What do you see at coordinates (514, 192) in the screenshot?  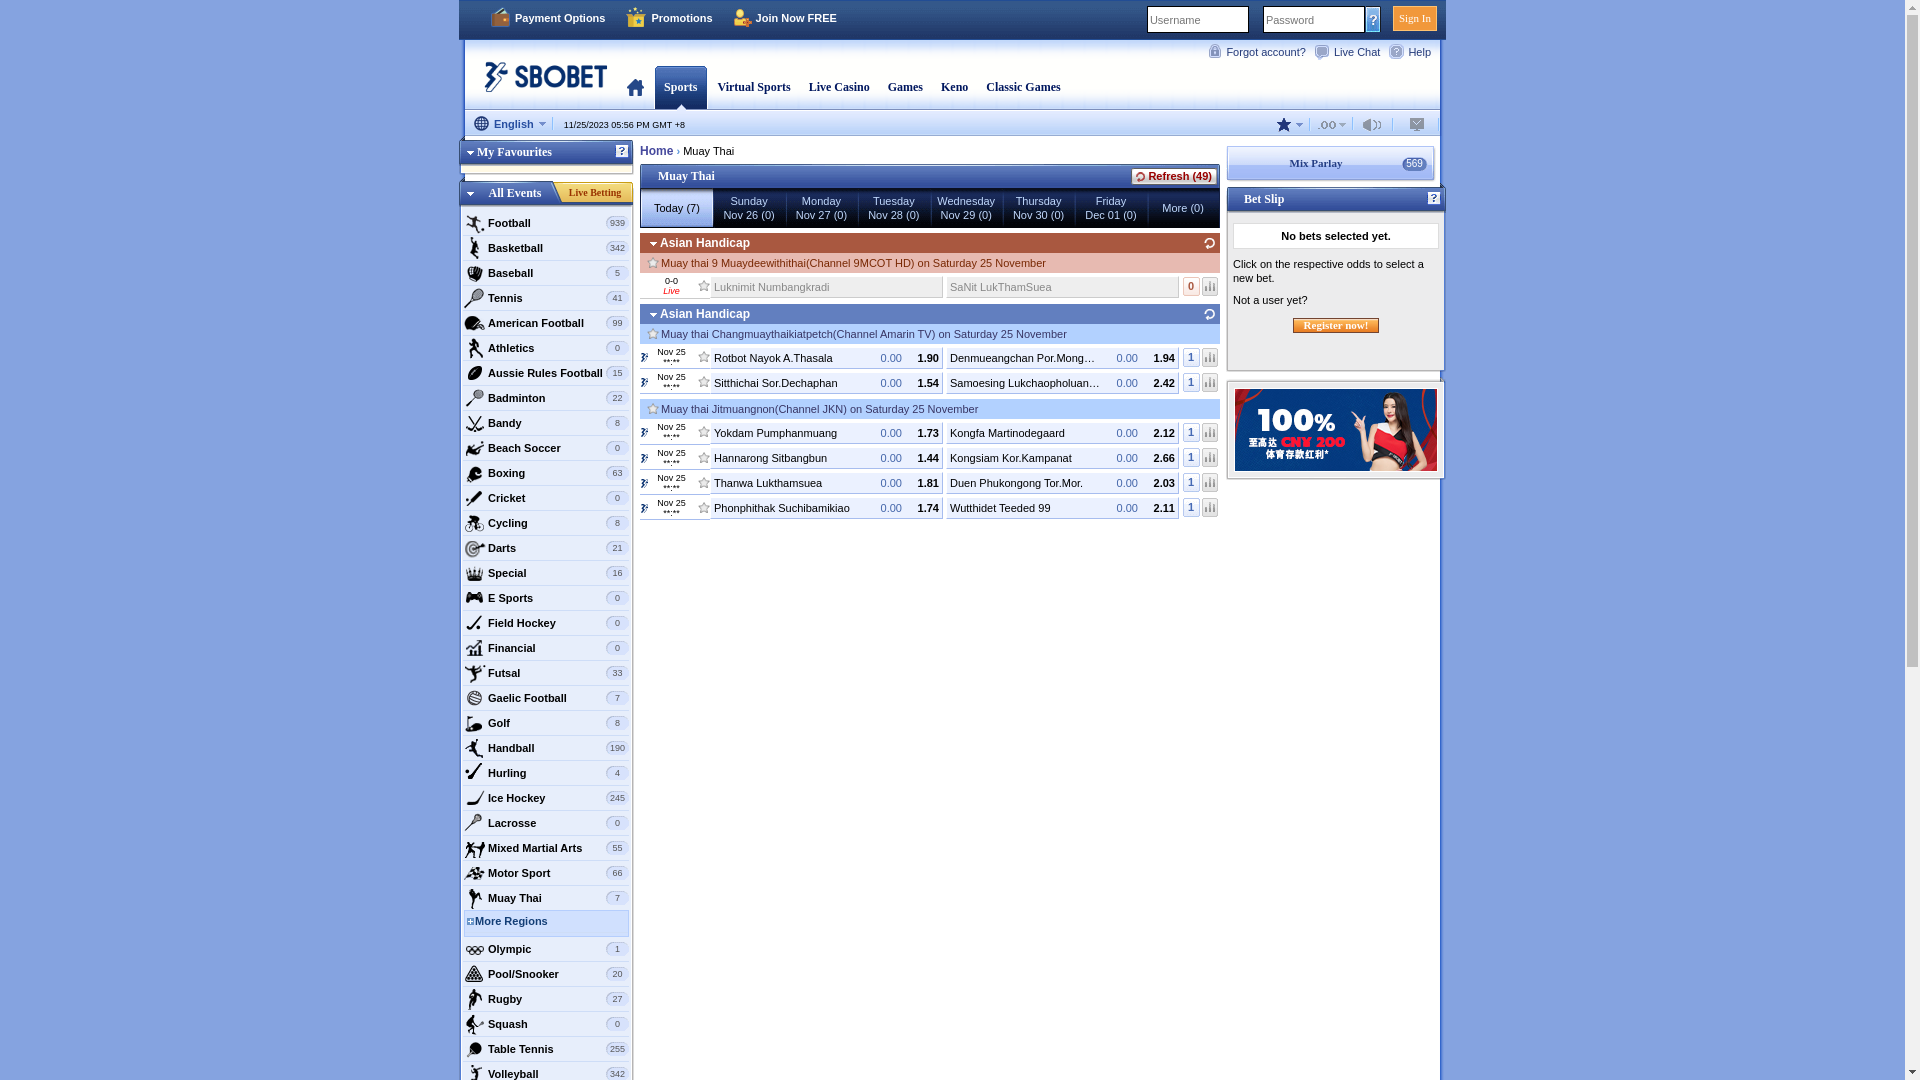 I see `'All Events'` at bounding box center [514, 192].